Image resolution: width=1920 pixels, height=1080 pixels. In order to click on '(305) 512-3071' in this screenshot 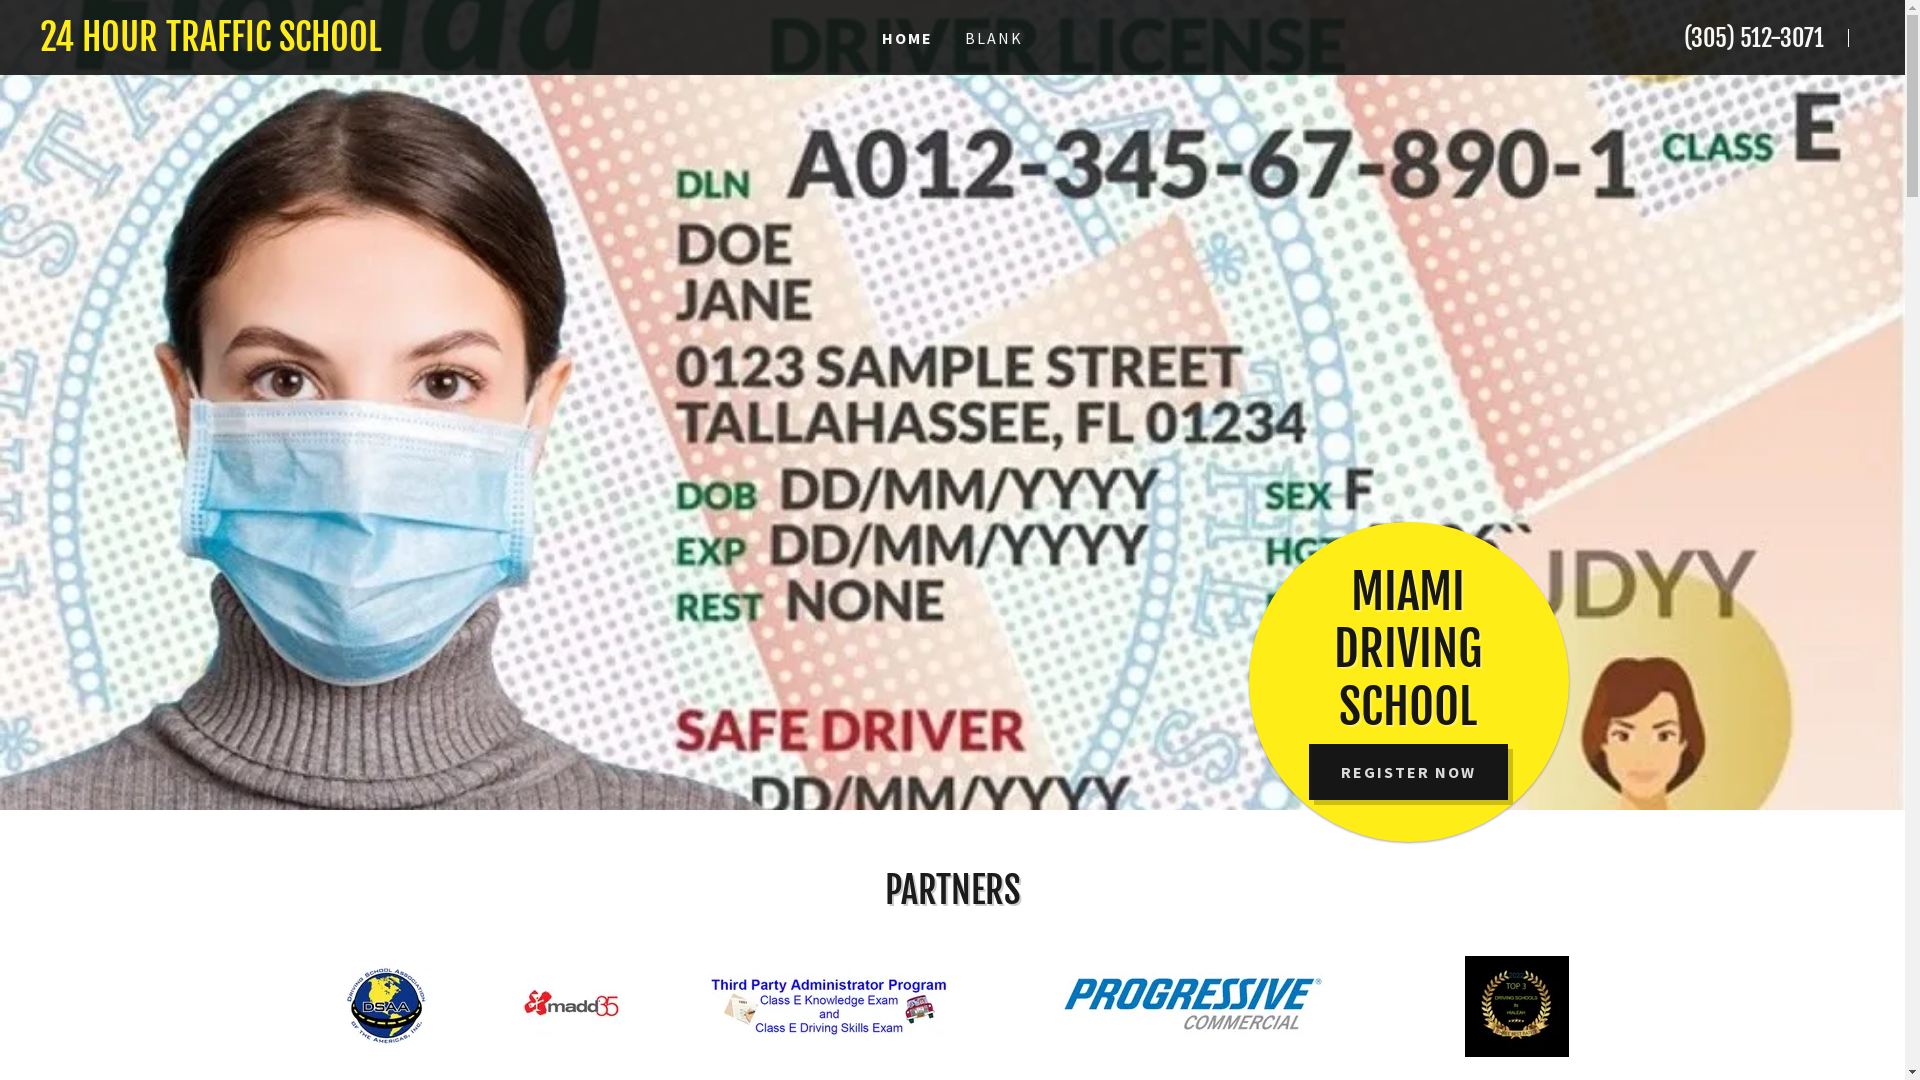, I will do `click(1752, 38)`.